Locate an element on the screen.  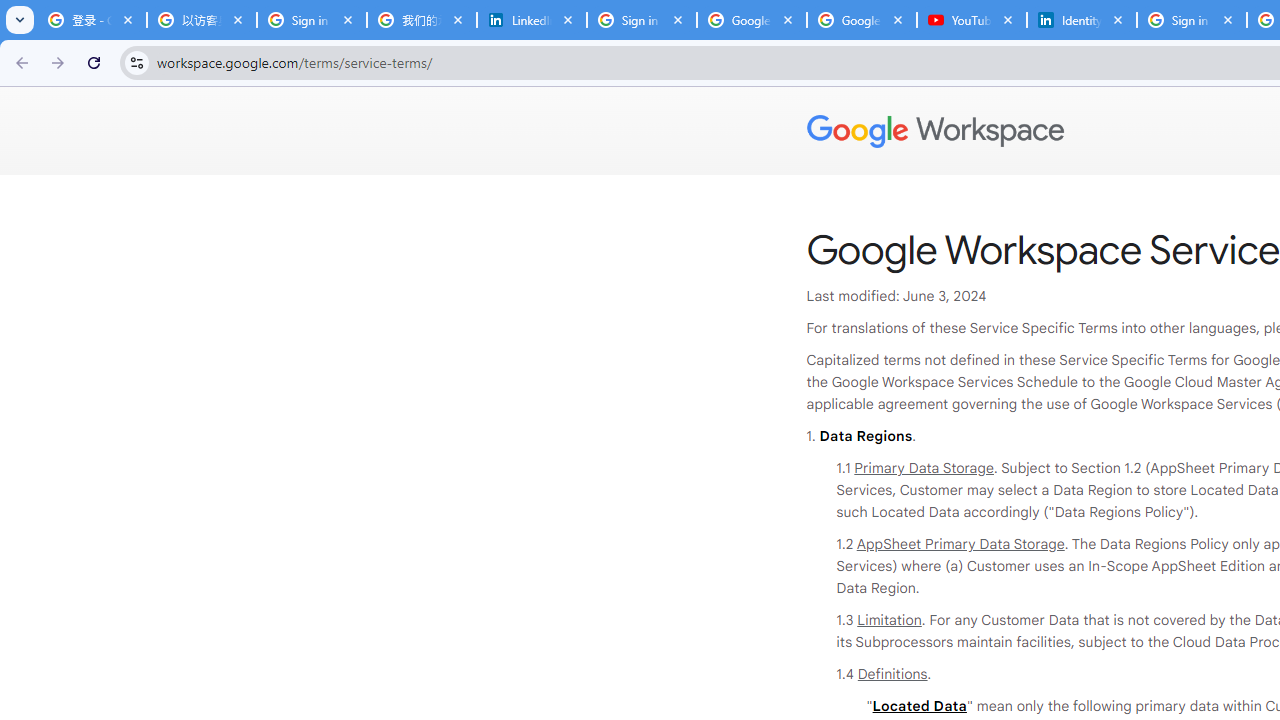
'Sign in - Google Accounts' is located at coordinates (311, 20).